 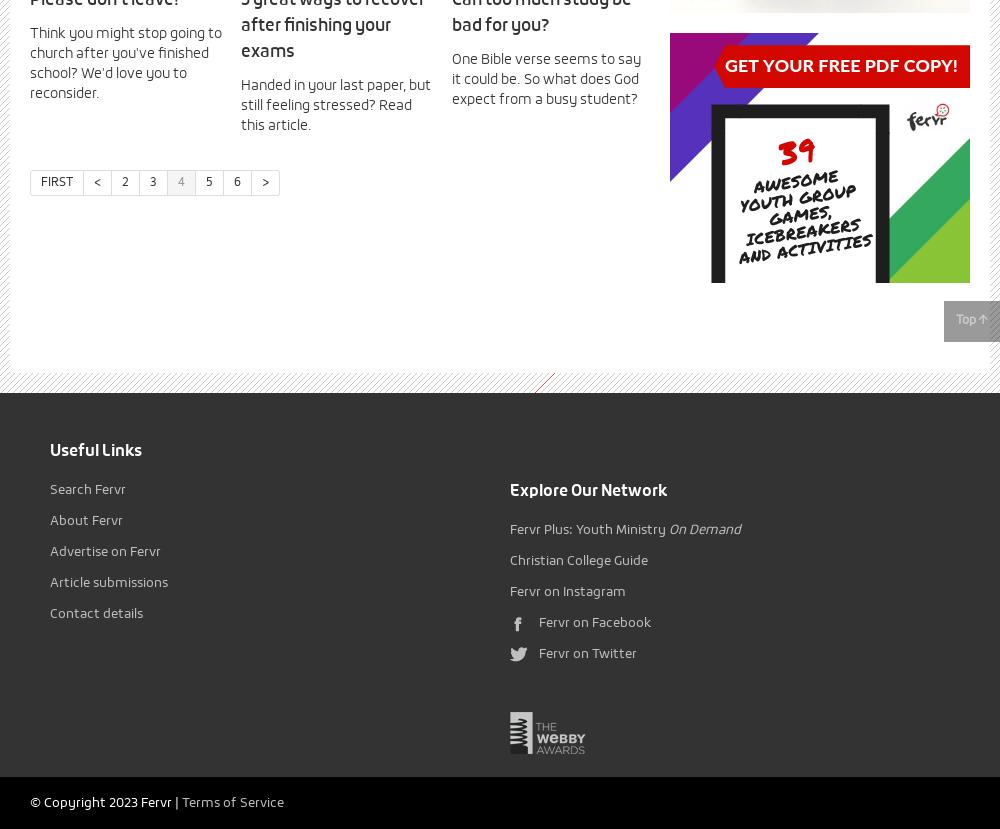 What do you see at coordinates (87, 490) in the screenshot?
I see `'Search Fervr'` at bounding box center [87, 490].